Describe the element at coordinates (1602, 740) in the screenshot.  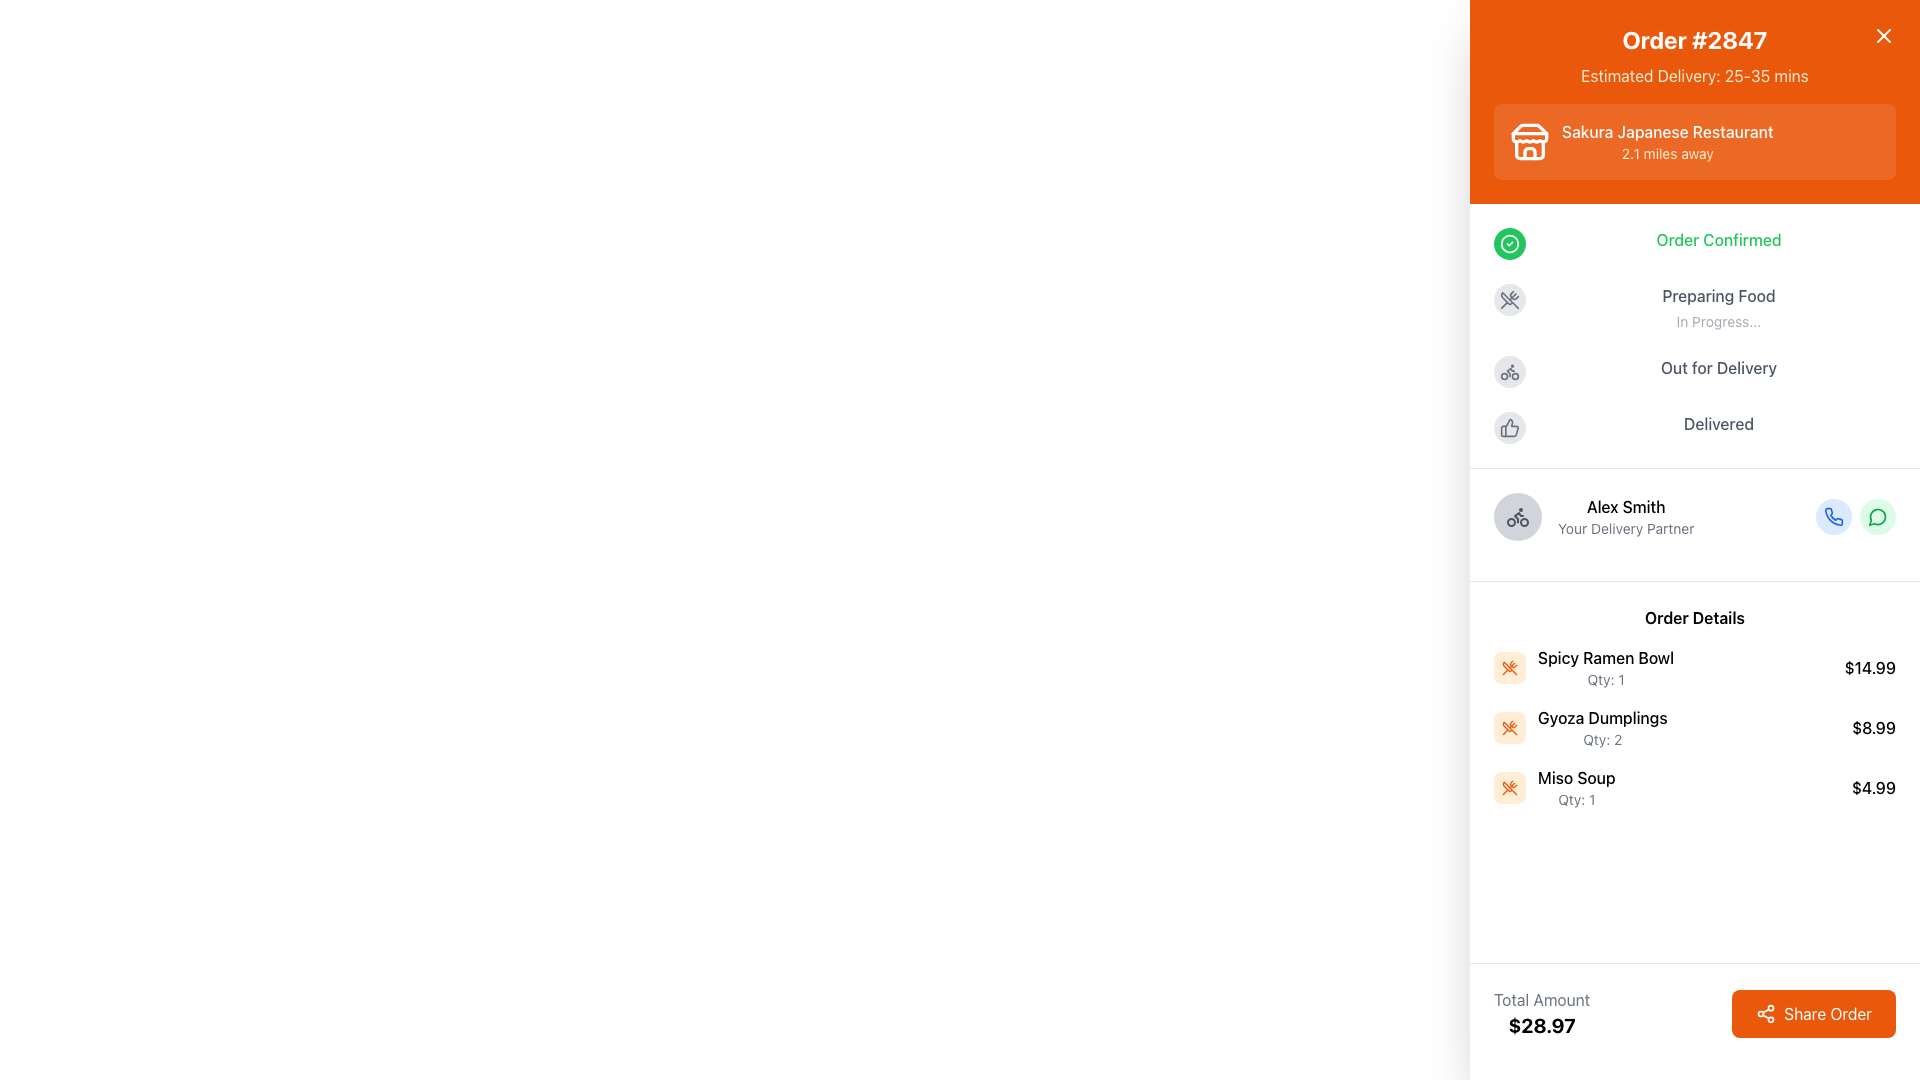
I see `the text field displaying 'Qty: 2' located under the 'Gyoza Dumplings' label in the 'Order Details' section` at that location.